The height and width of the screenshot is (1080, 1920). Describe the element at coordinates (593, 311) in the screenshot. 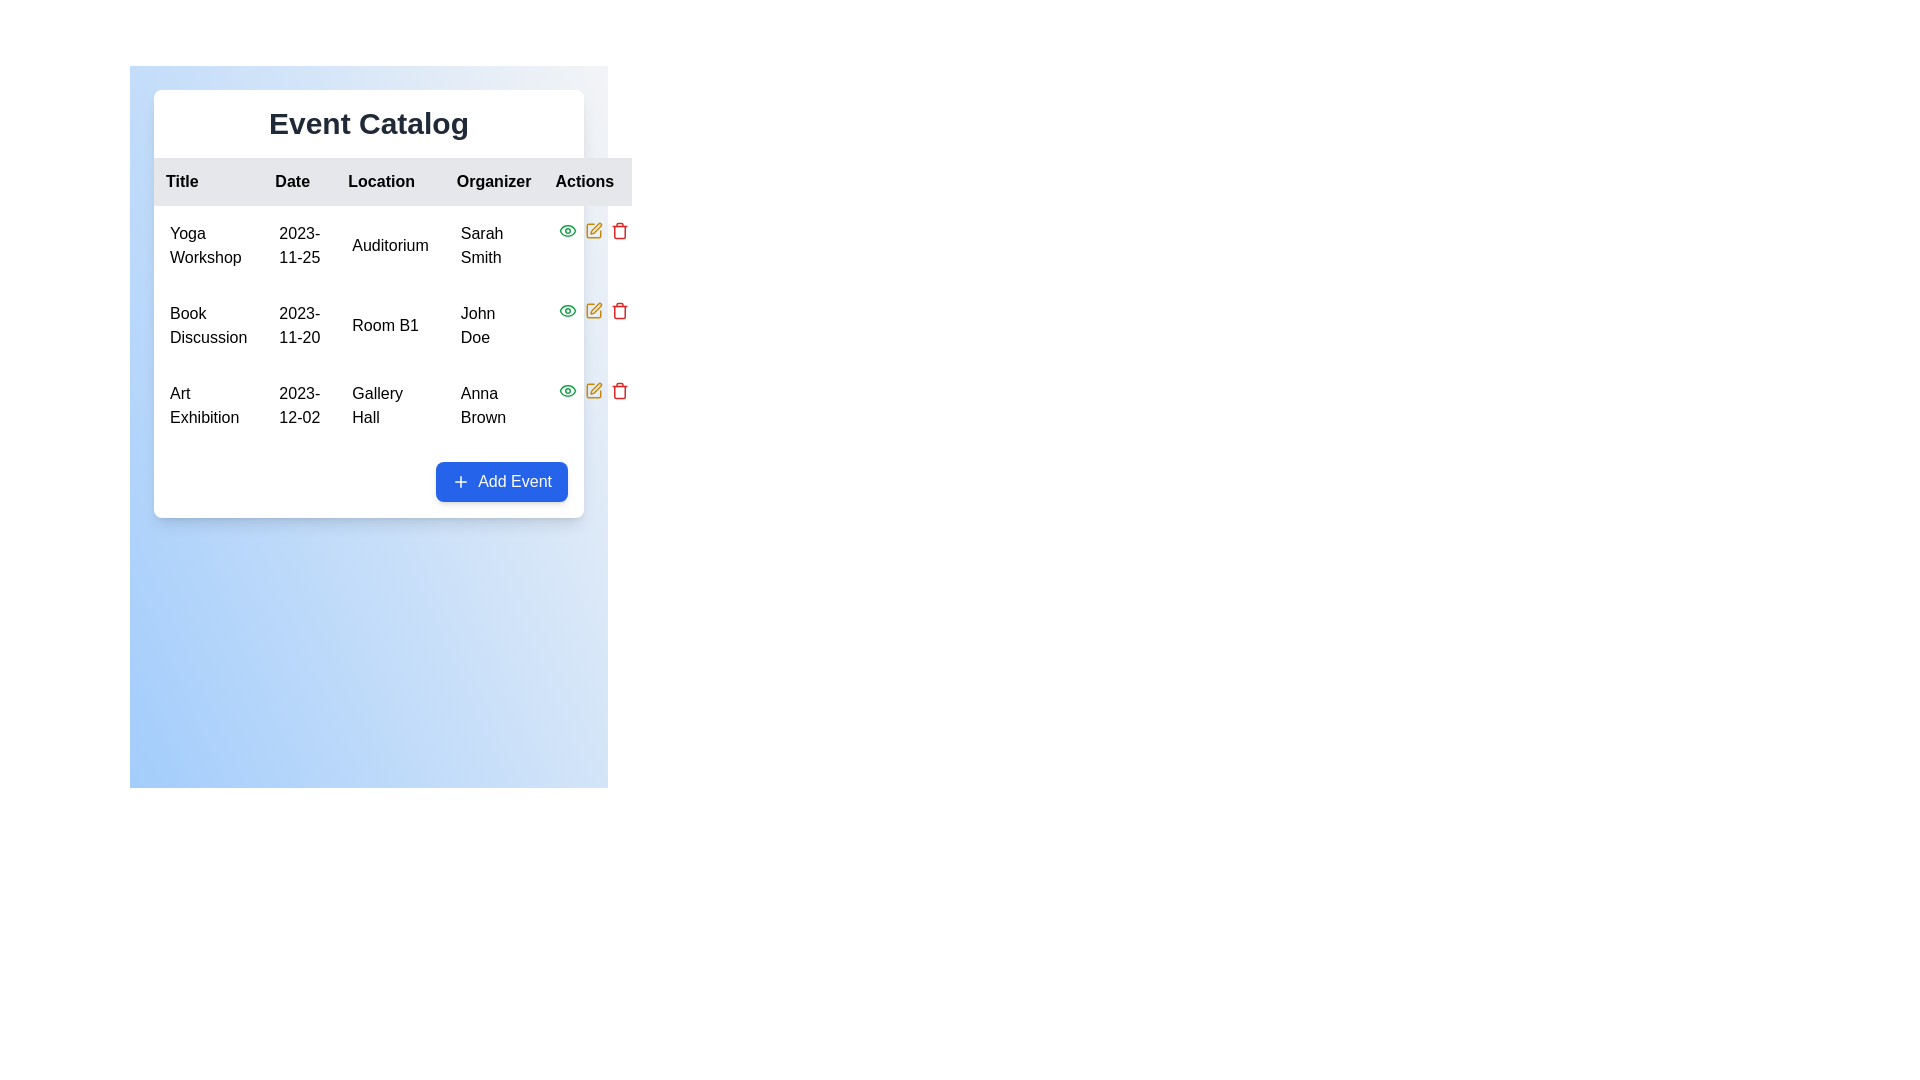

I see `the pencil icon in the 'Actions' column for the 'Book Discussion' row to initiate editing the event` at that location.